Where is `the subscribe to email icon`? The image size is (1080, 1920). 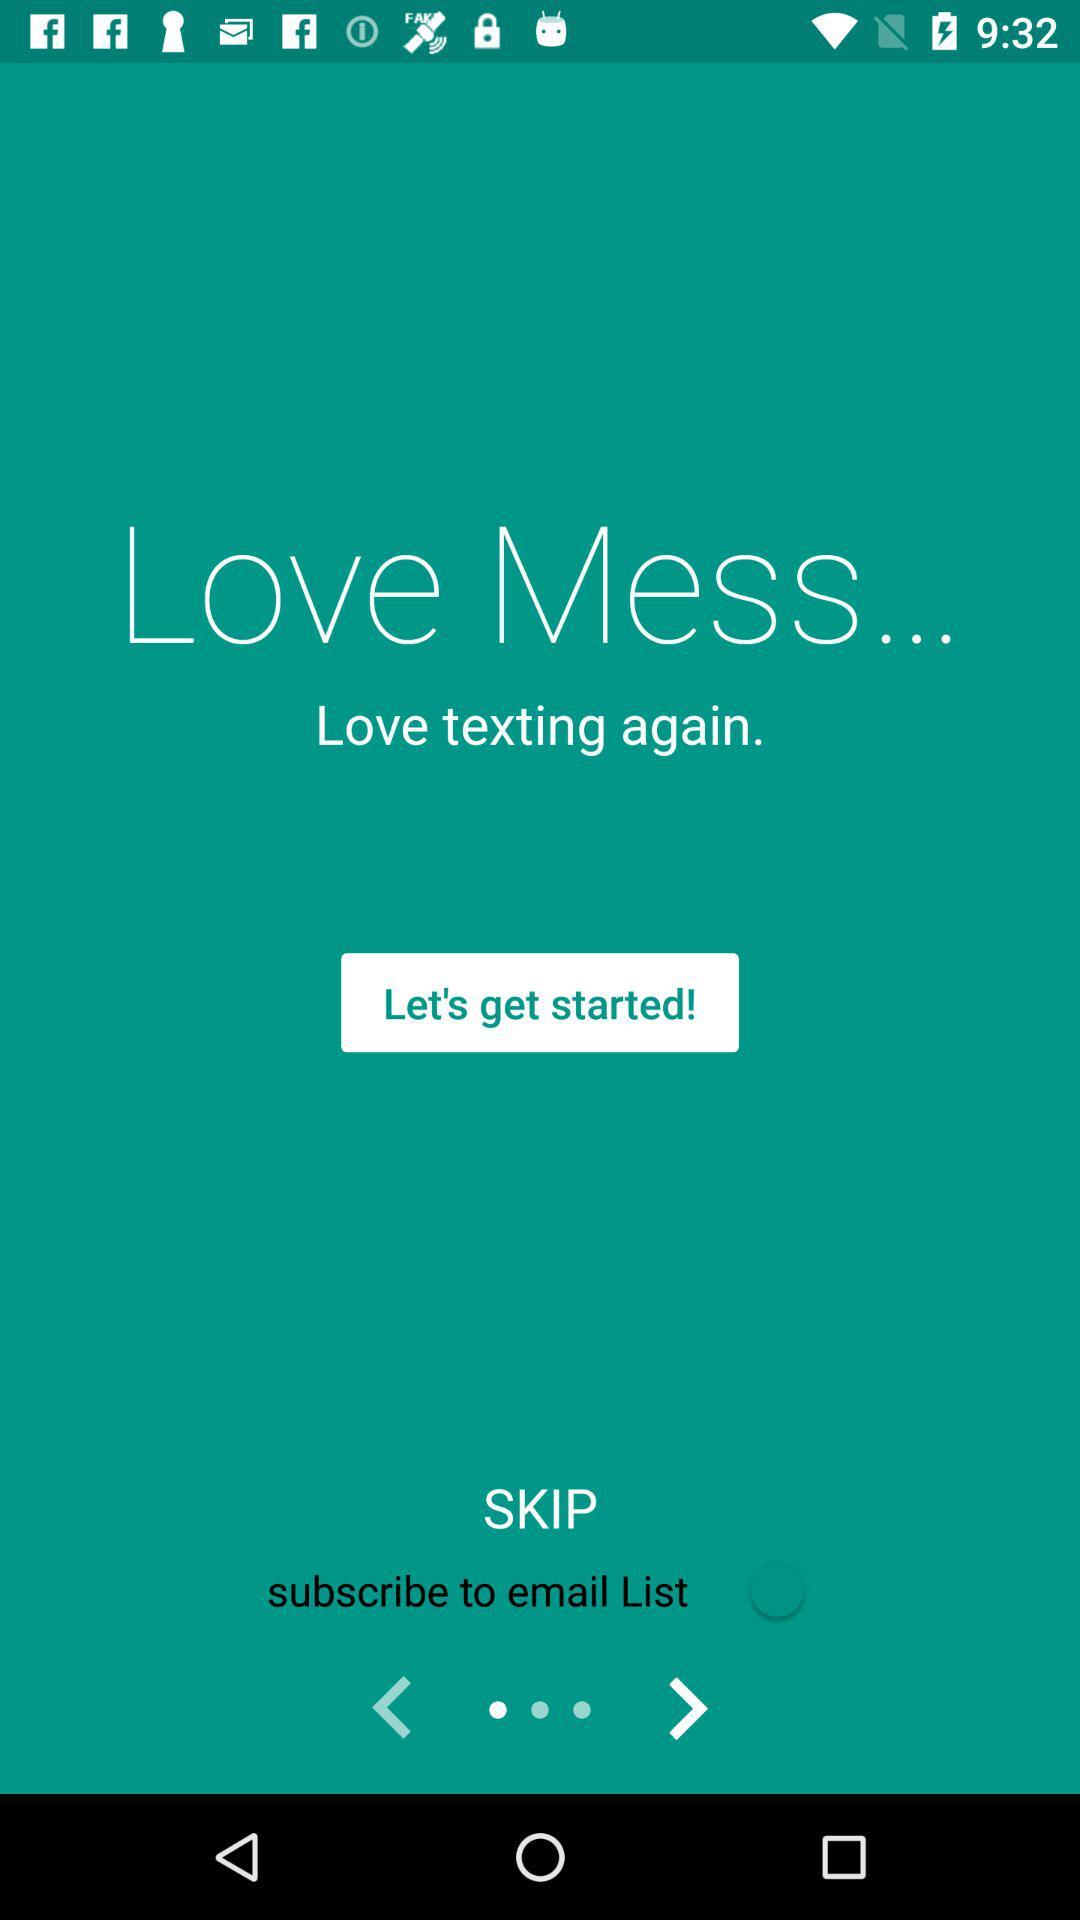 the subscribe to email icon is located at coordinates (540, 1589).